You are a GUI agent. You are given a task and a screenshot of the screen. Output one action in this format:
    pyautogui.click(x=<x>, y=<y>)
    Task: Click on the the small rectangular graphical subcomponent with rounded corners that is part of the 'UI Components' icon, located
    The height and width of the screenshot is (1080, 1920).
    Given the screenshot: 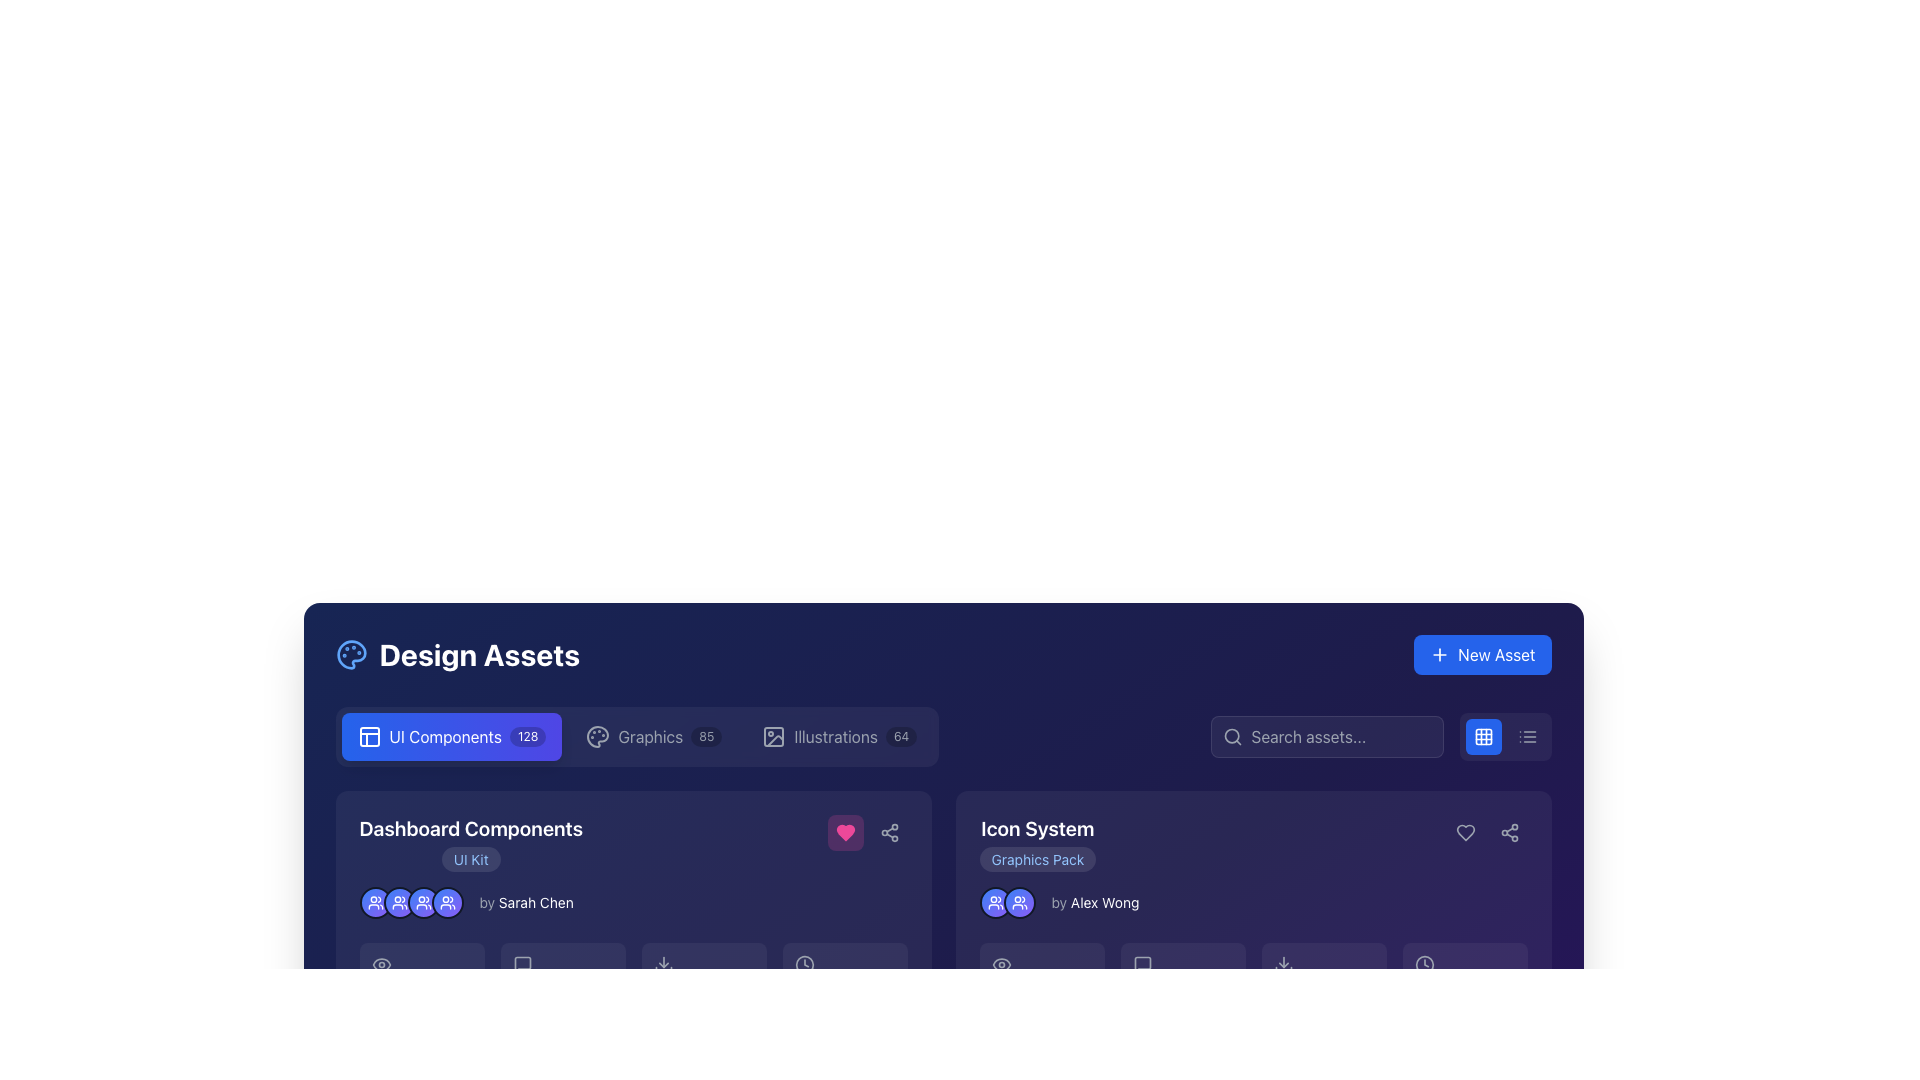 What is the action you would take?
    pyautogui.click(x=369, y=736)
    